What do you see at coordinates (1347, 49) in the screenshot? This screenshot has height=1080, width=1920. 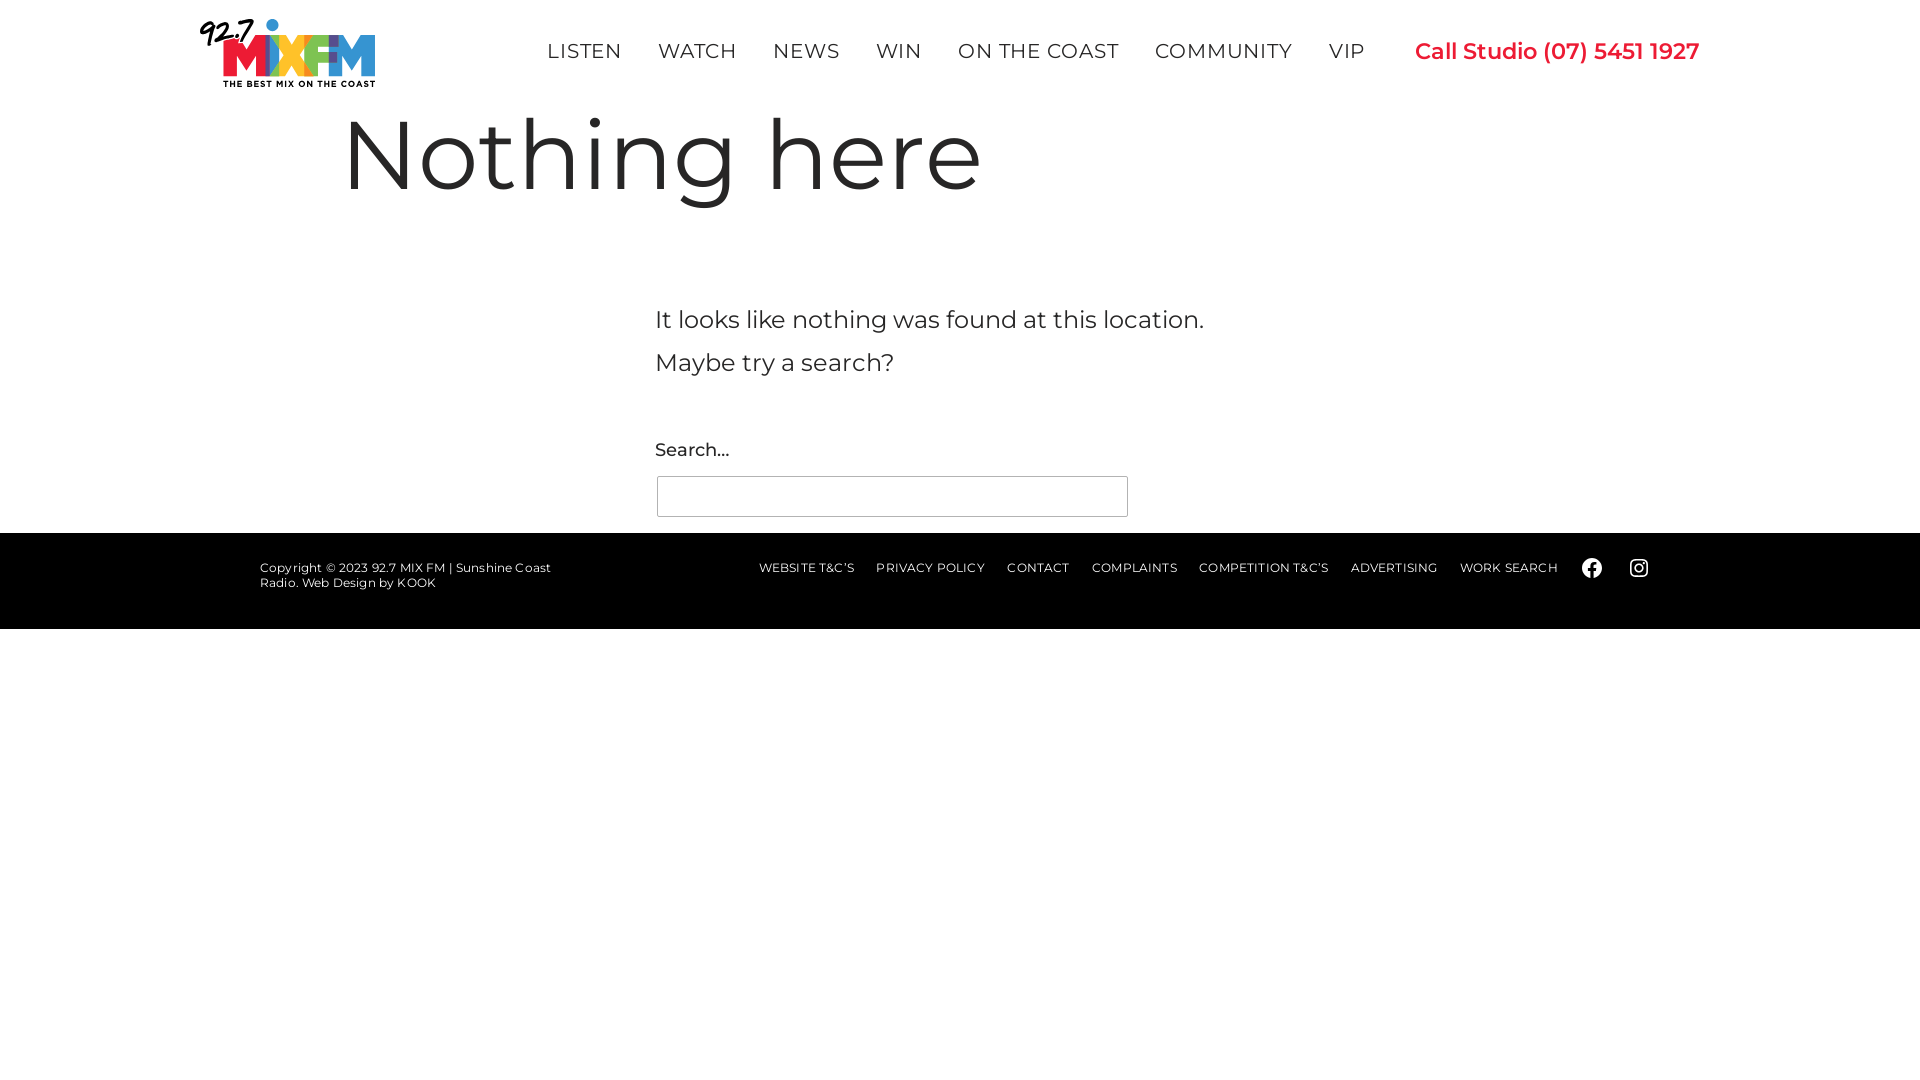 I see `'VIP'` at bounding box center [1347, 49].